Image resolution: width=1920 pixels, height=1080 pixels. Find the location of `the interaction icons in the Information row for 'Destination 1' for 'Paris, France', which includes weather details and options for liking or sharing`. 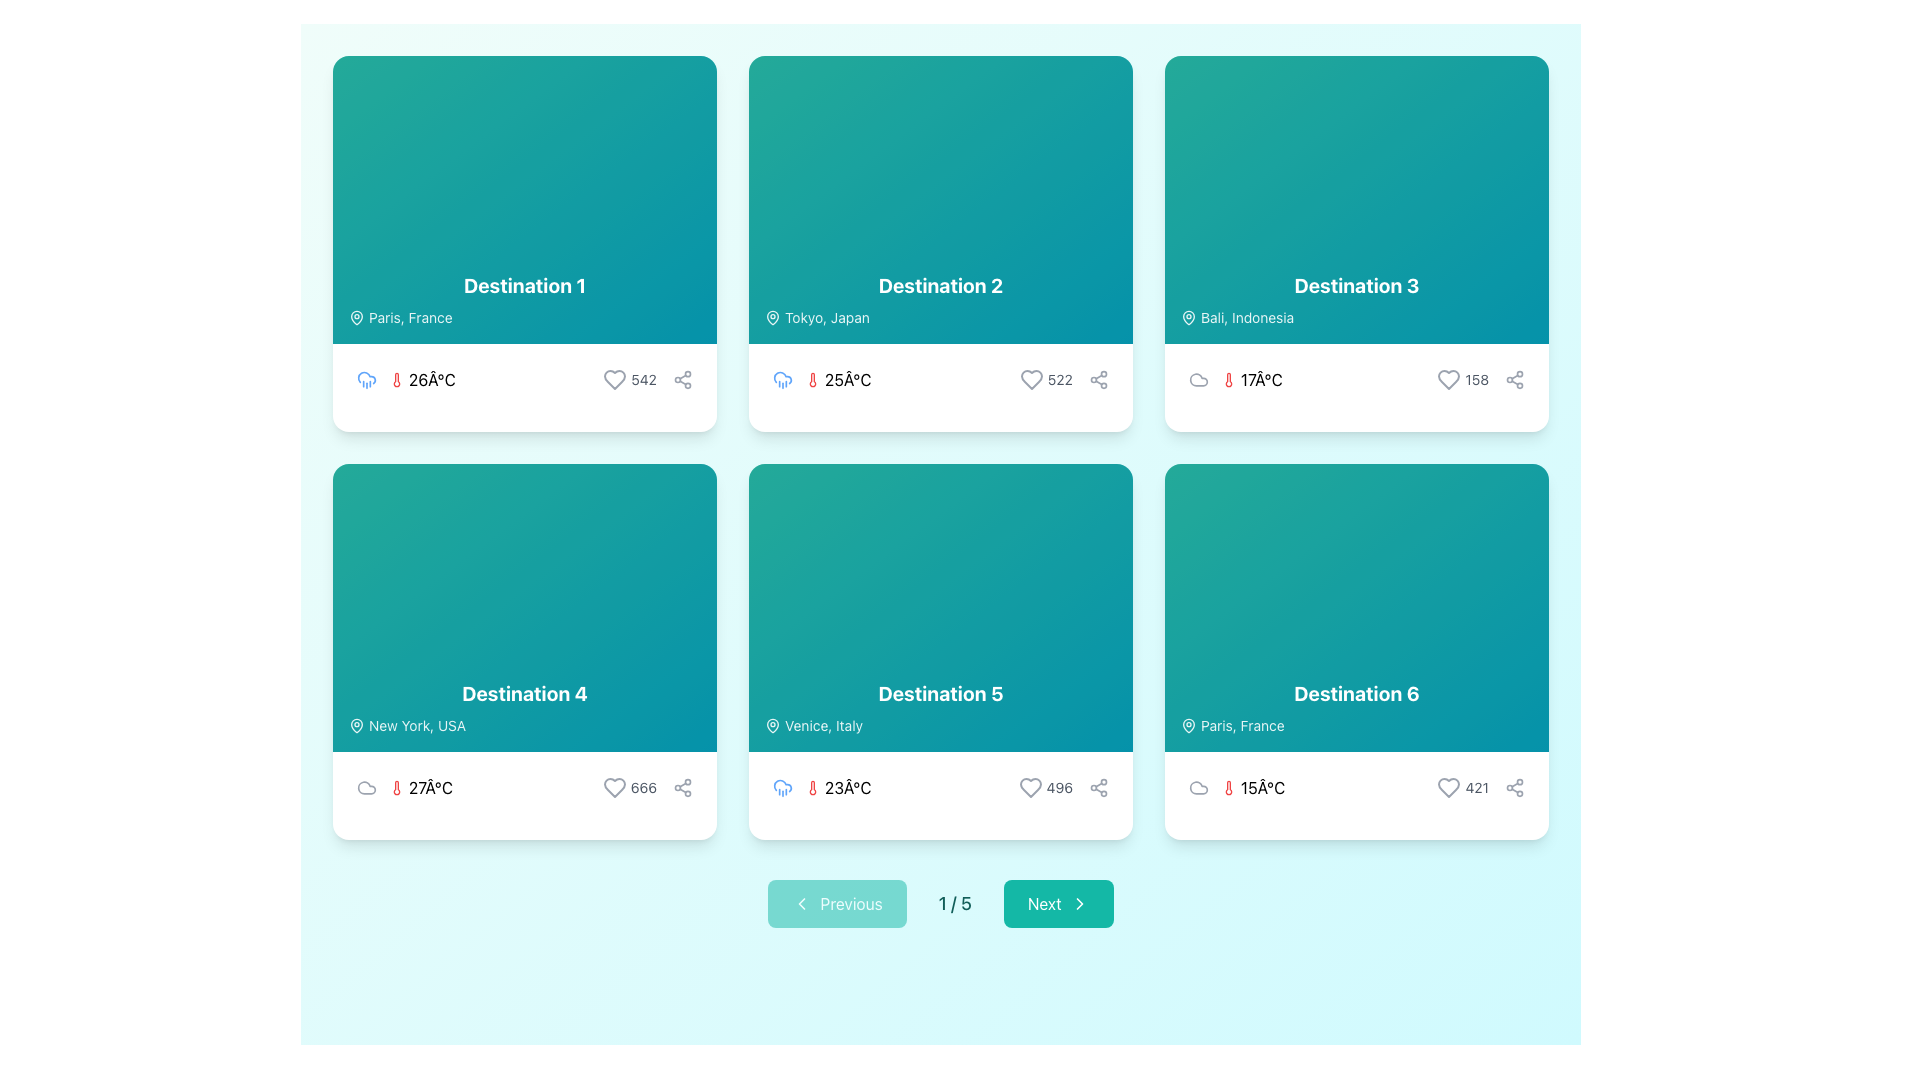

the interaction icons in the Information row for 'Destination 1' for 'Paris, France', which includes weather details and options for liking or sharing is located at coordinates (524, 388).